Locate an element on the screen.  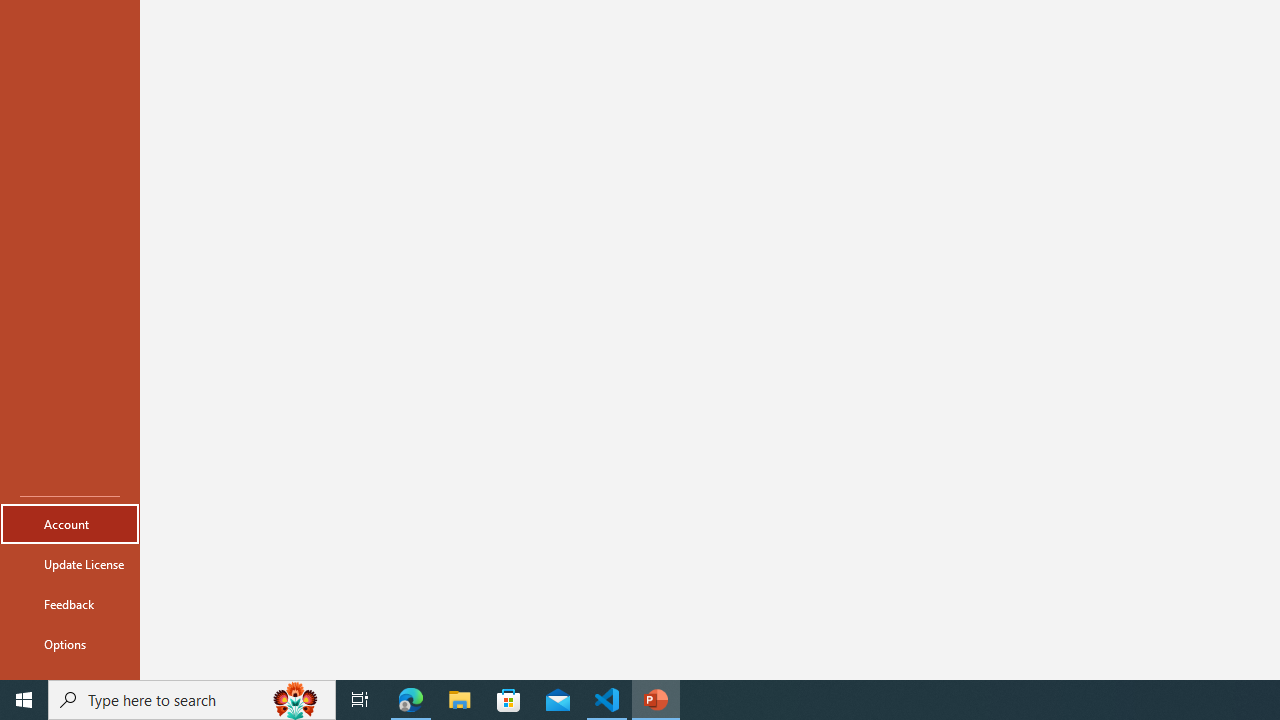
'Feedback' is located at coordinates (69, 603).